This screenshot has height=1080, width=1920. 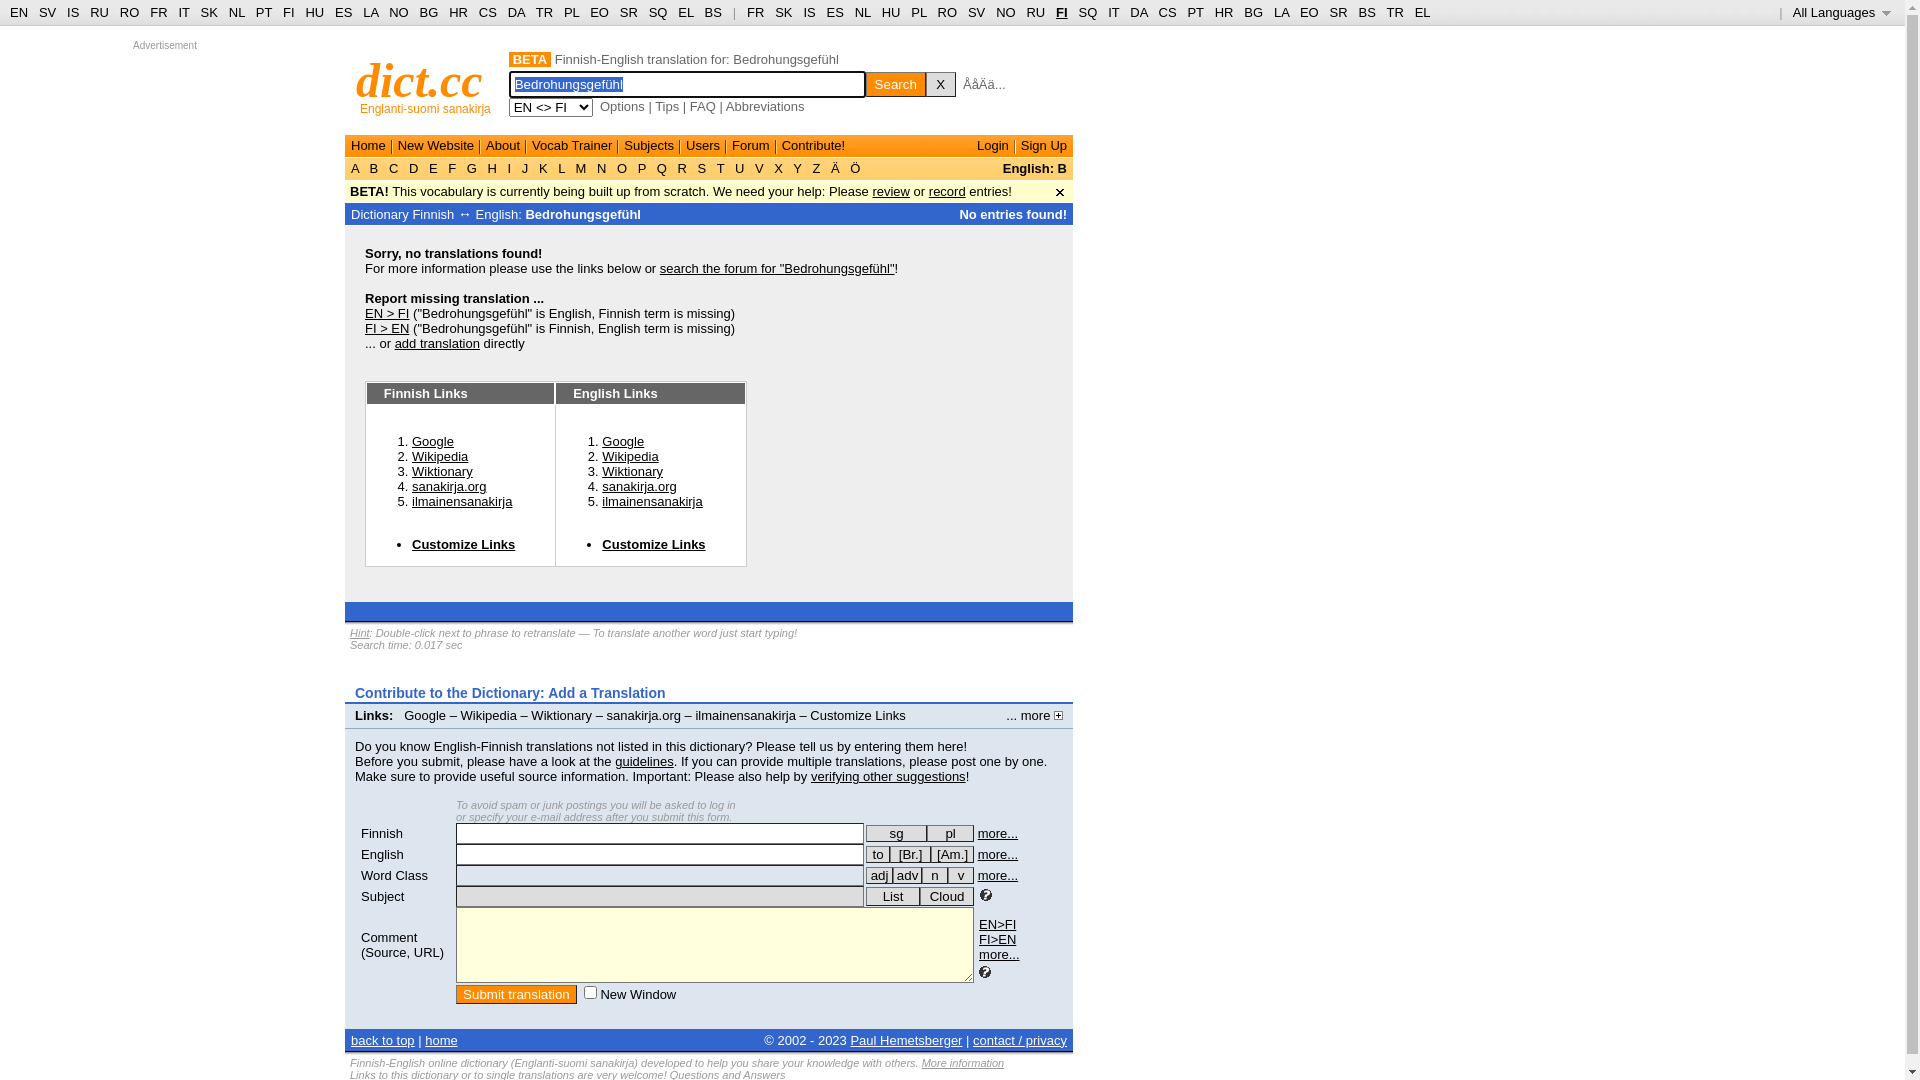 What do you see at coordinates (667, 106) in the screenshot?
I see `'Tips'` at bounding box center [667, 106].